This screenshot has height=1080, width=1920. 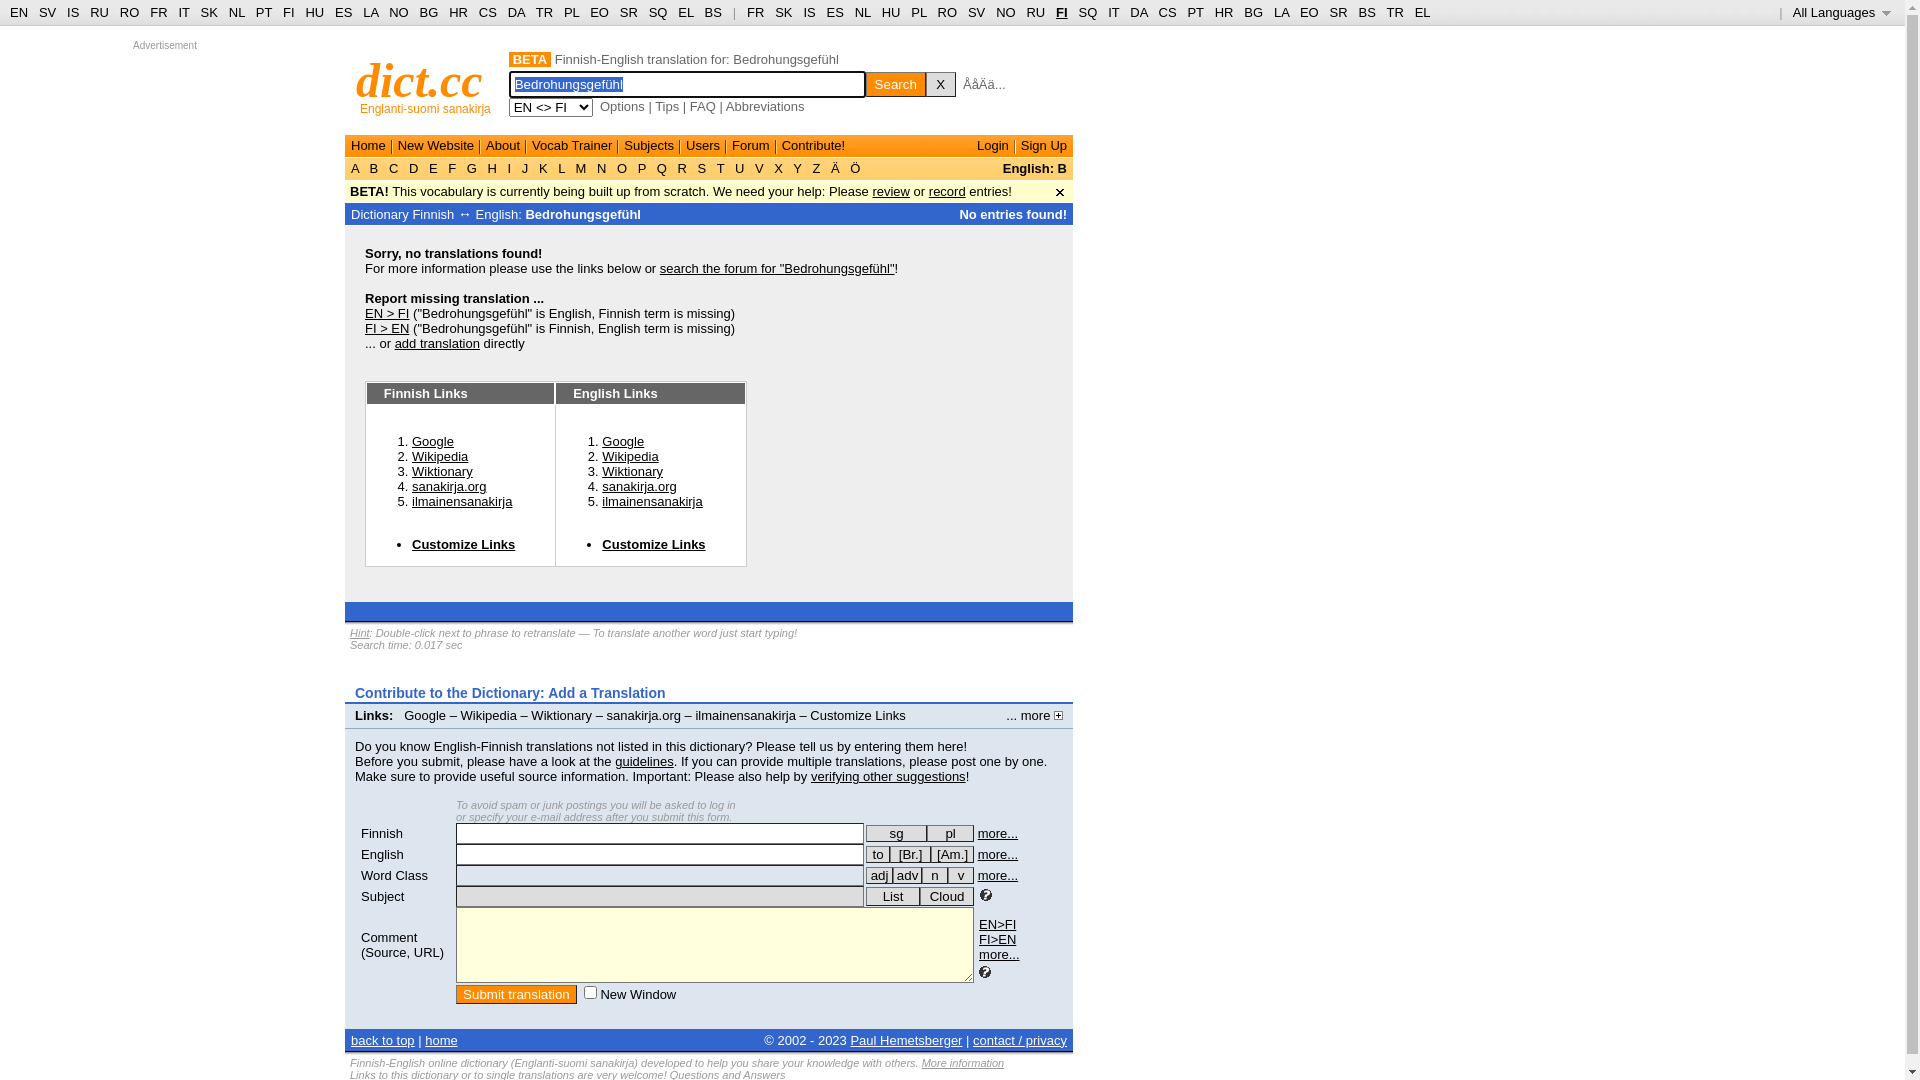 What do you see at coordinates (667, 106) in the screenshot?
I see `'Tips'` at bounding box center [667, 106].